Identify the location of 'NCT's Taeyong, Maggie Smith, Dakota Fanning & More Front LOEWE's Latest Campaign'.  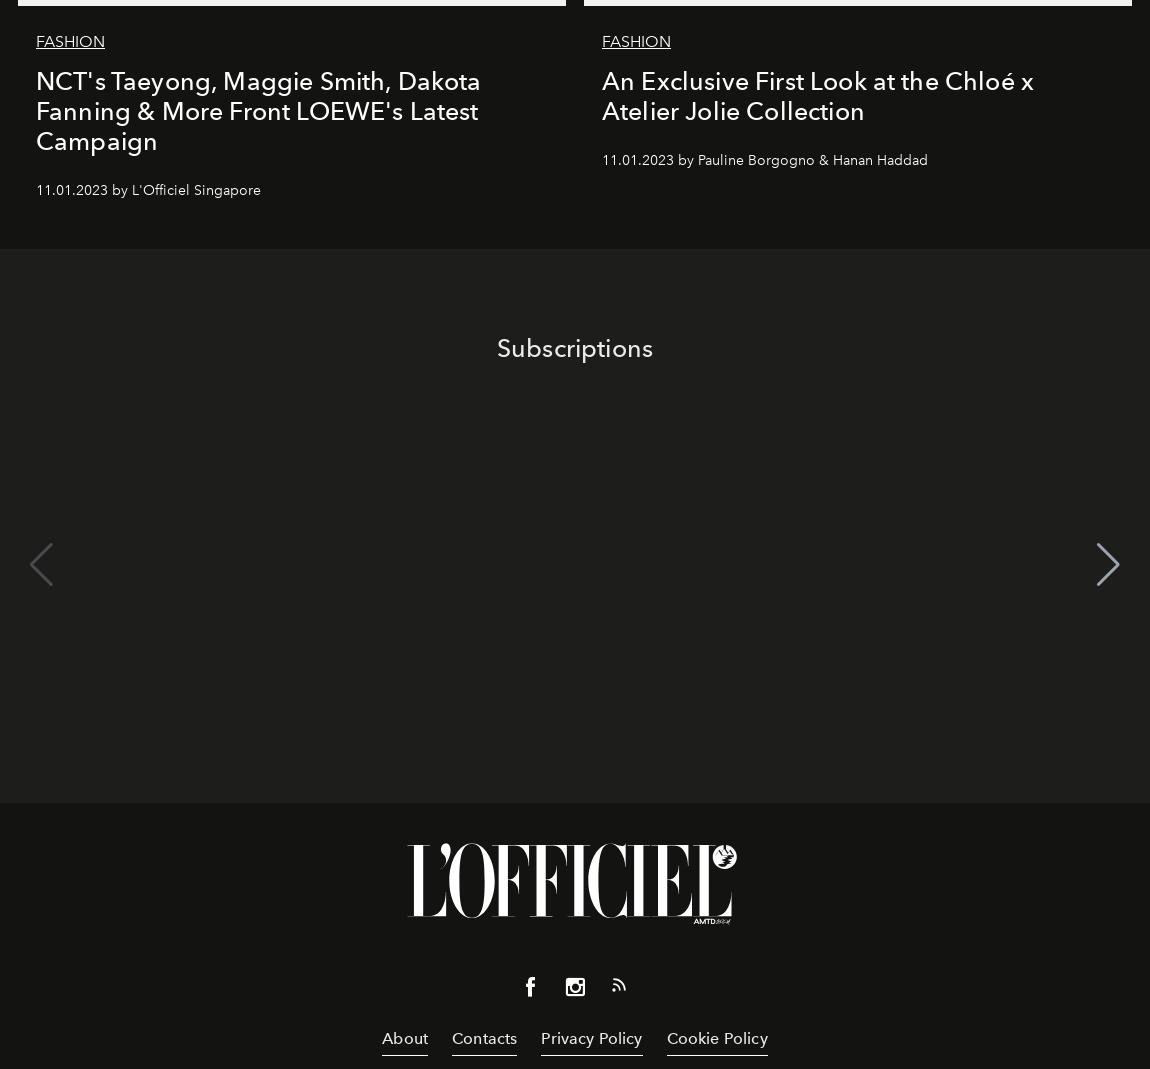
(257, 110).